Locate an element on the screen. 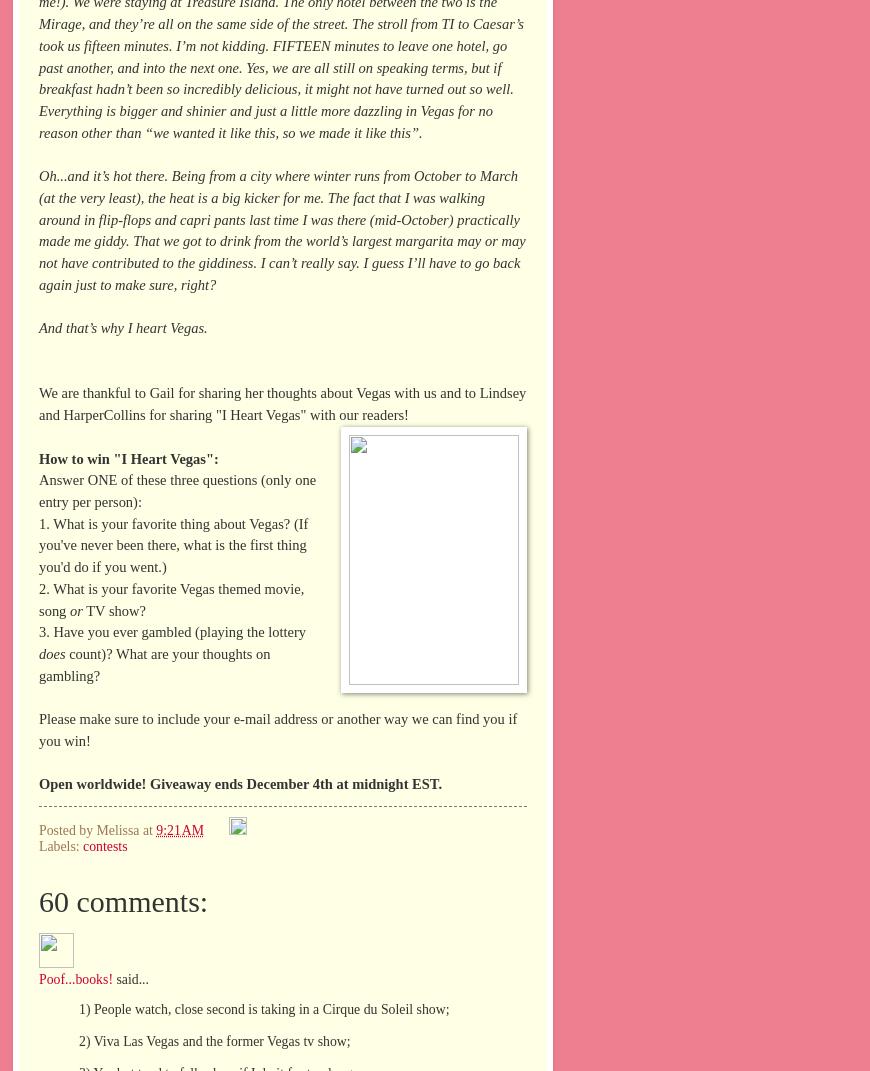  'or' is located at coordinates (75, 610).